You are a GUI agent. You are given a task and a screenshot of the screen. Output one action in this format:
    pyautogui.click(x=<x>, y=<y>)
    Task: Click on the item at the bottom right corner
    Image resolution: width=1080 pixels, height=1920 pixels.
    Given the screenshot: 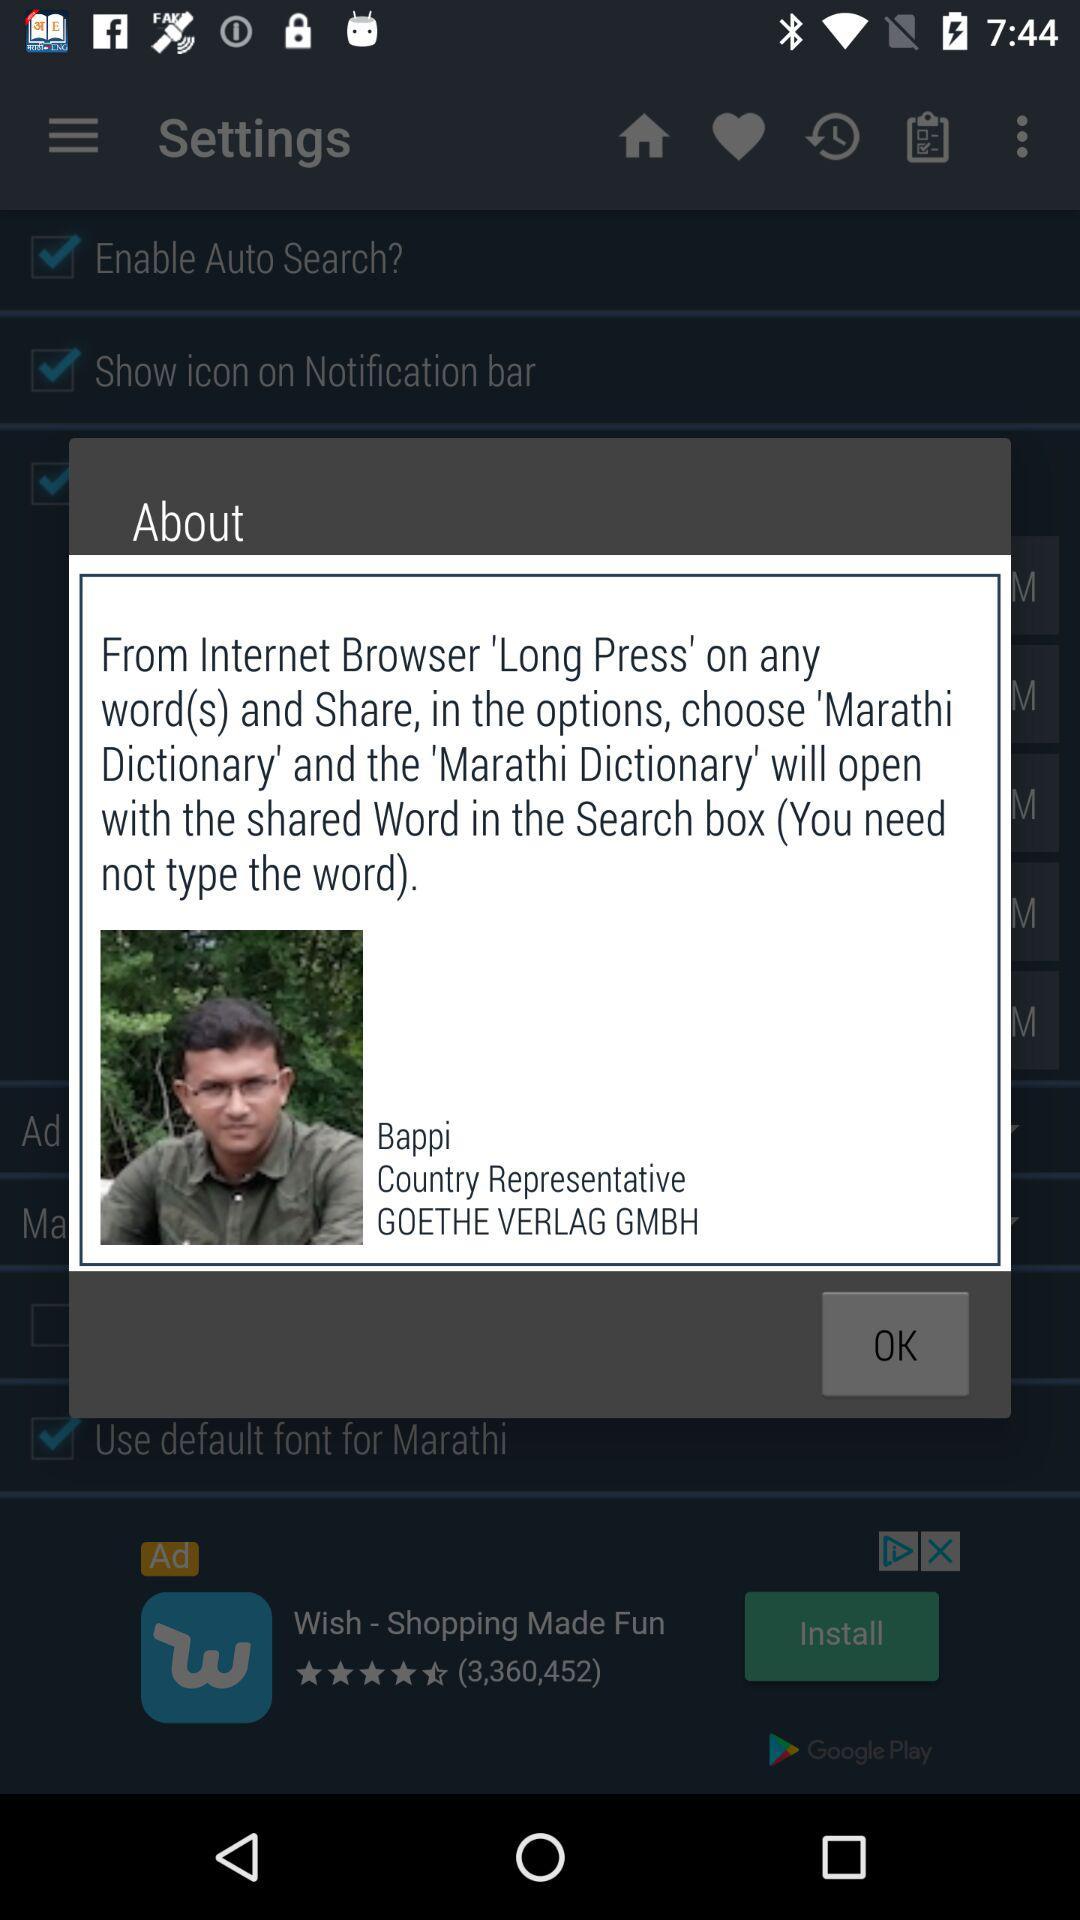 What is the action you would take?
    pyautogui.click(x=894, y=1344)
    